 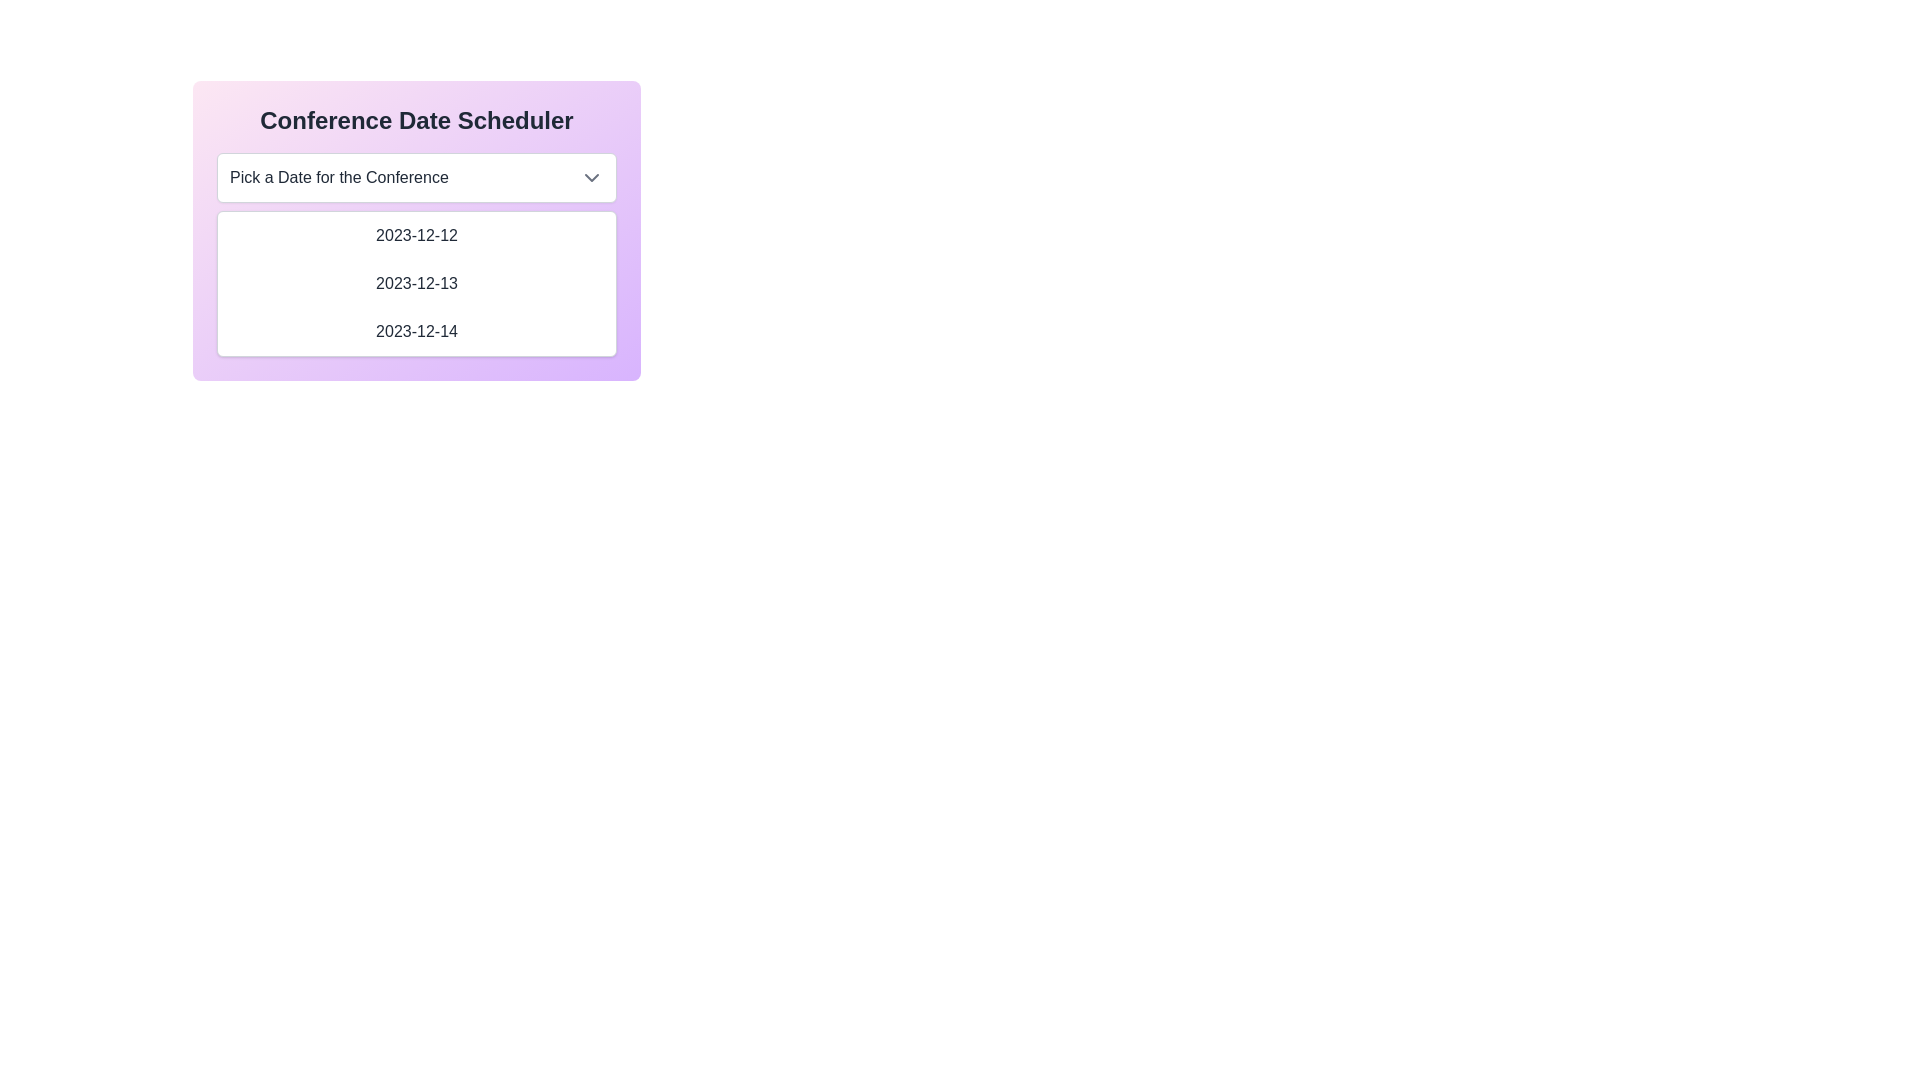 I want to click on the dropdown list item displaying the date '2023-12-12', so click(x=416, y=234).